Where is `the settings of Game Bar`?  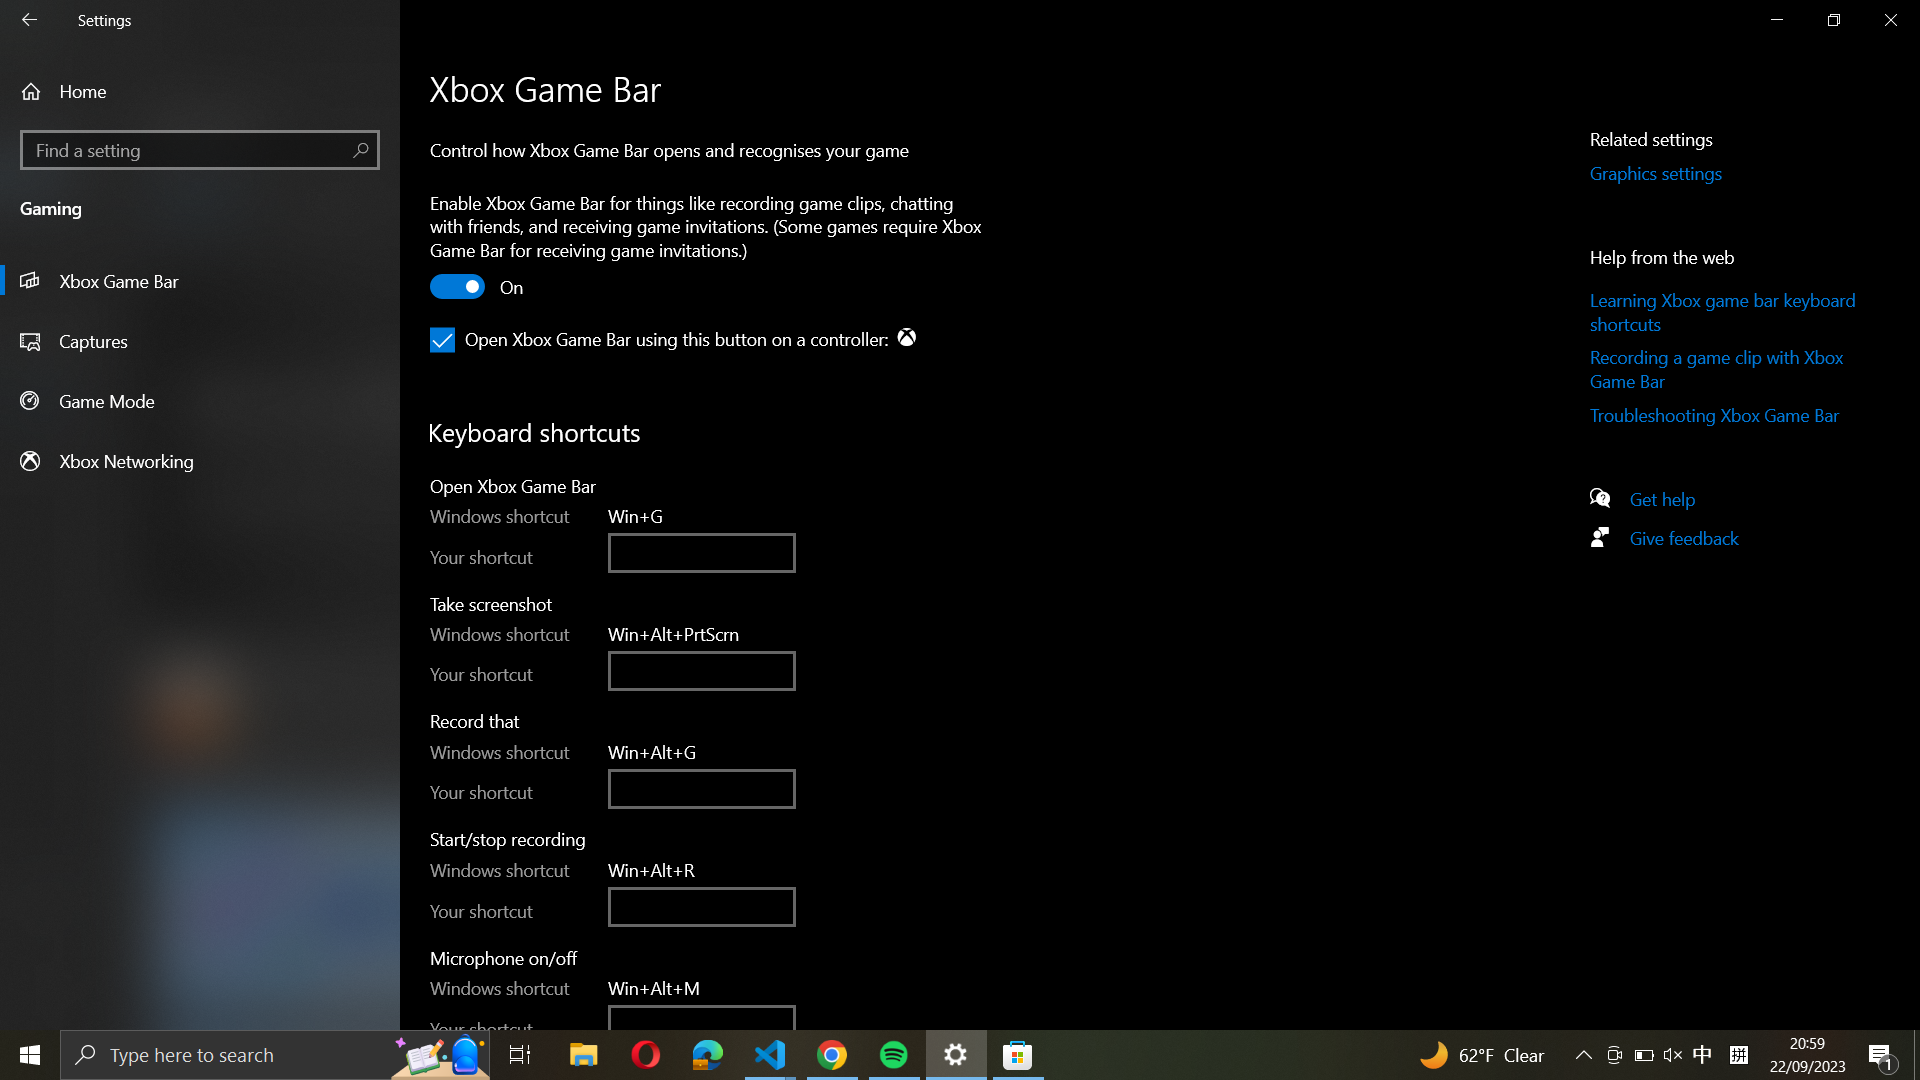
the settings of Game Bar is located at coordinates (198, 281).